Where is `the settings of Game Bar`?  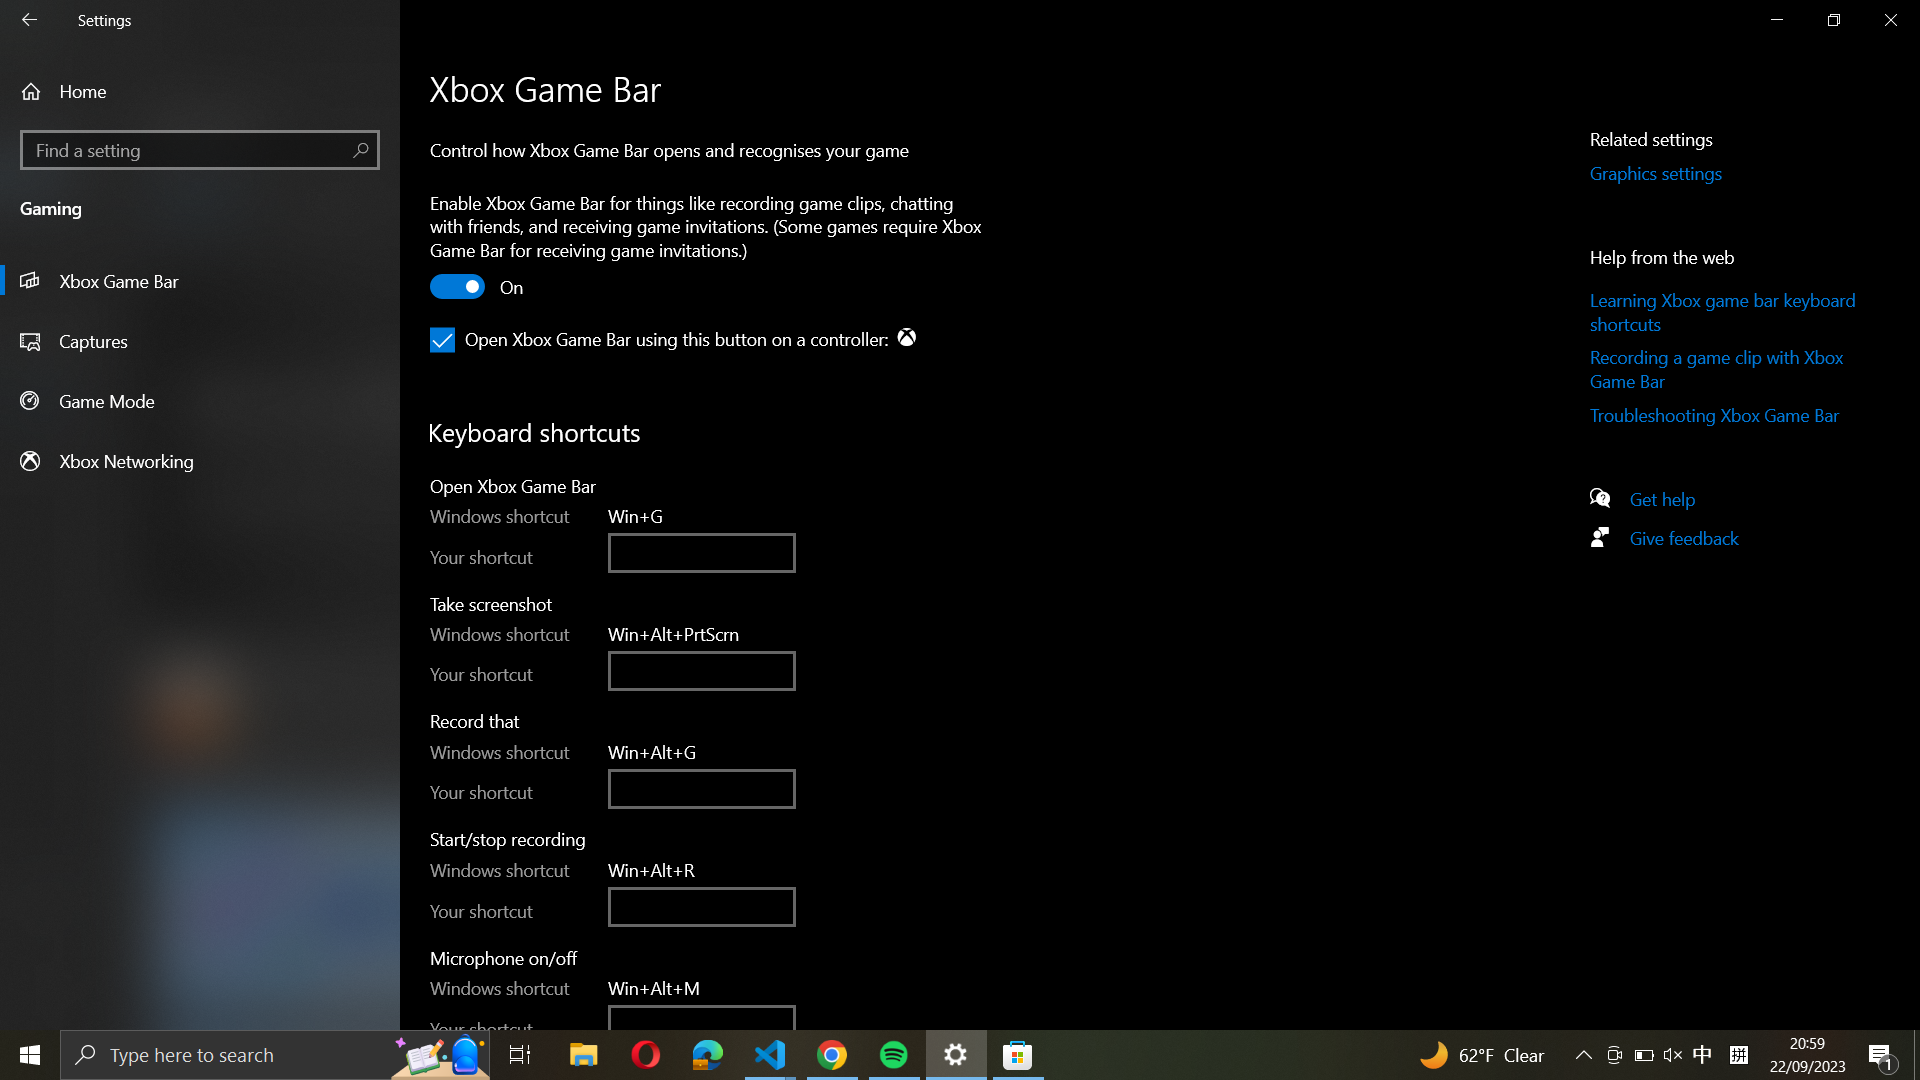
the settings of Game Bar is located at coordinates (198, 281).